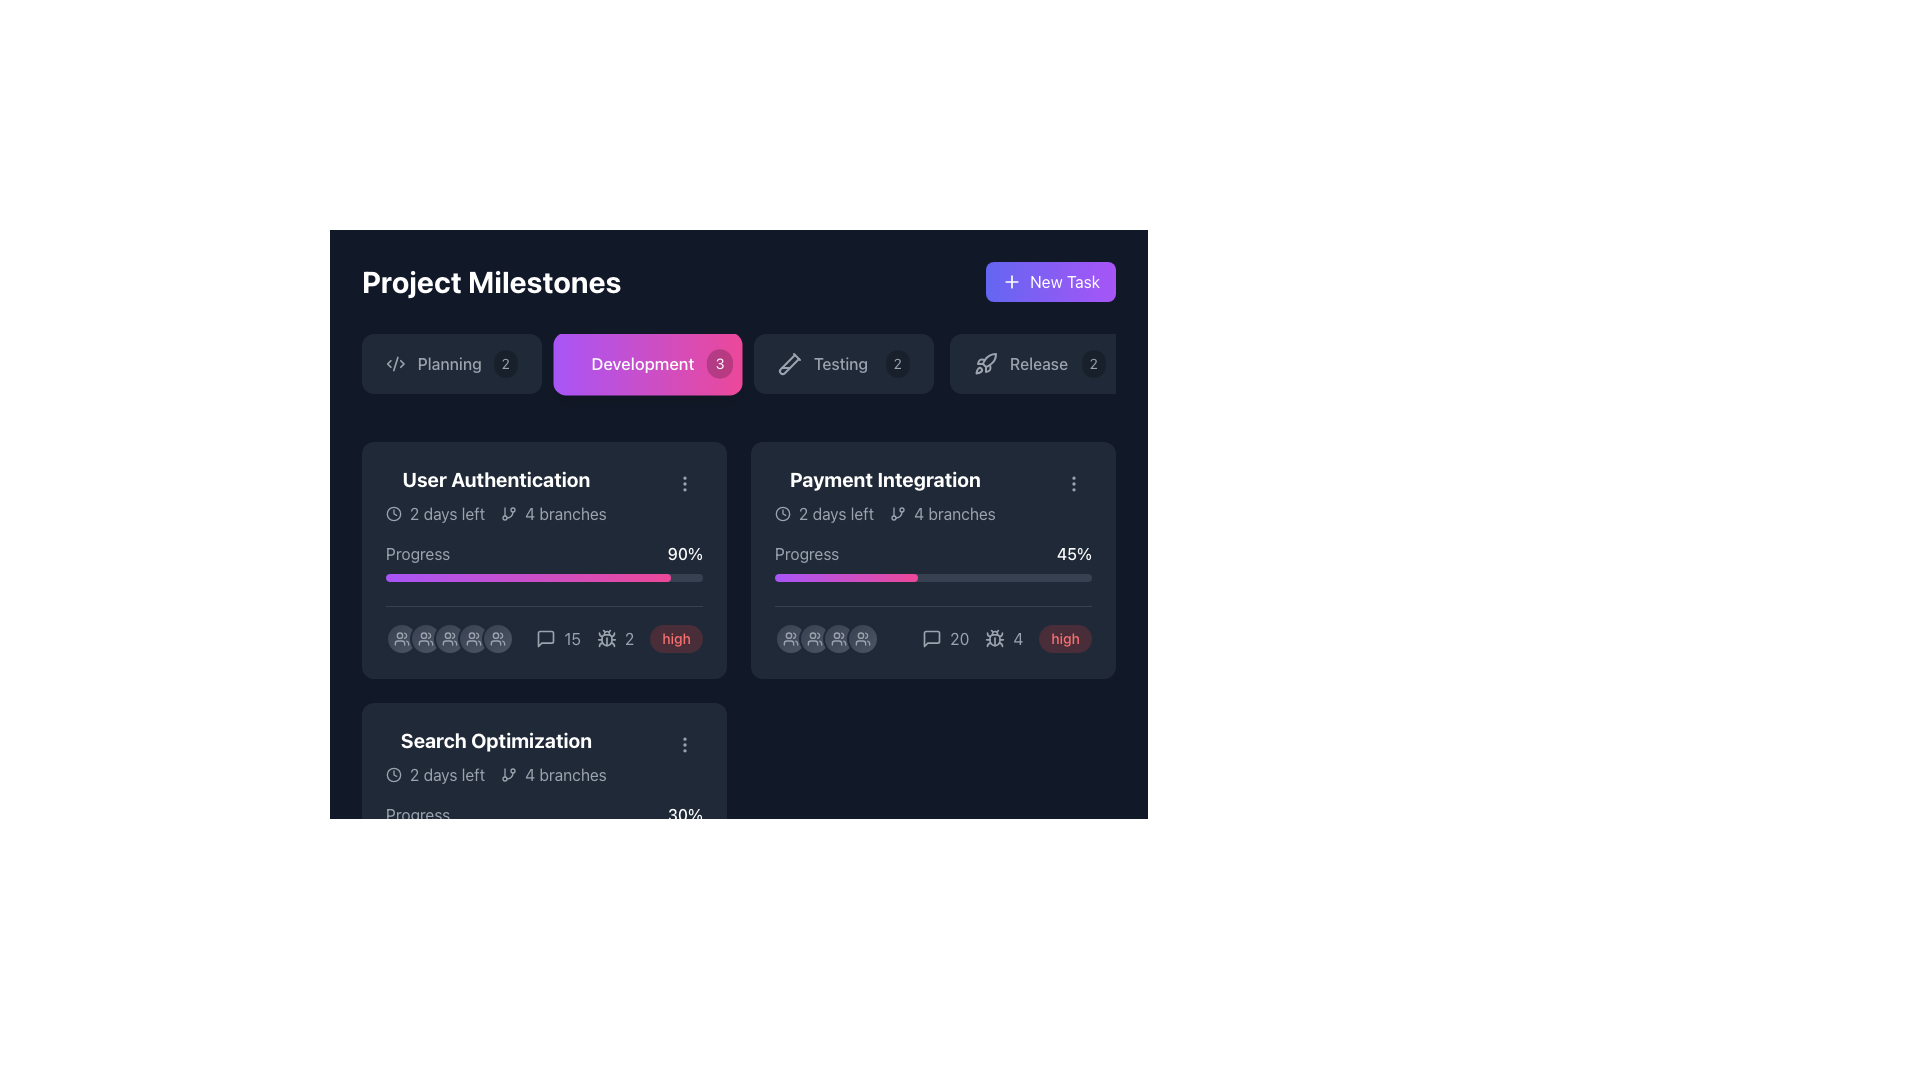 This screenshot has width=1920, height=1080. Describe the element at coordinates (685, 744) in the screenshot. I see `the Vertical ellipsis icon located in the top-right corner of the 'Search Optimization' section in the bottom-left card` at that location.